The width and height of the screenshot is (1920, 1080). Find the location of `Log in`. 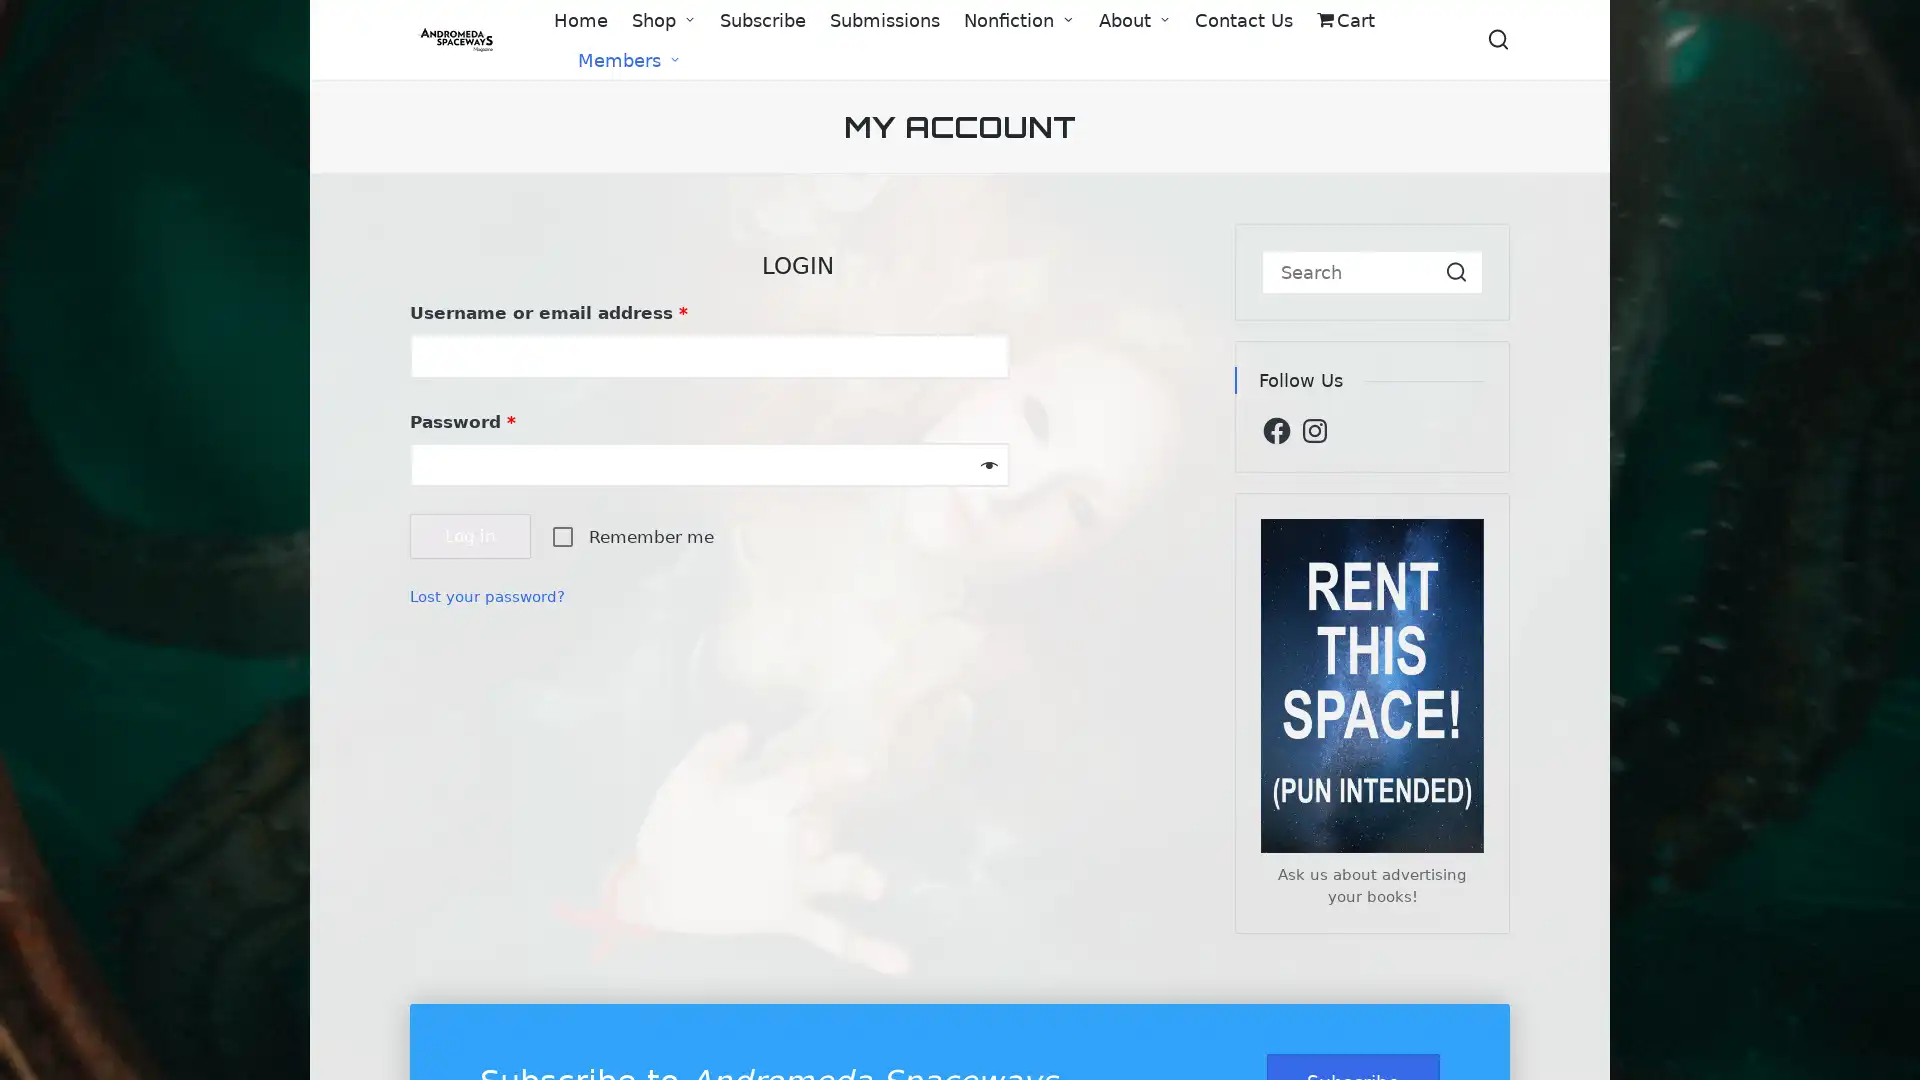

Log in is located at coordinates (469, 535).